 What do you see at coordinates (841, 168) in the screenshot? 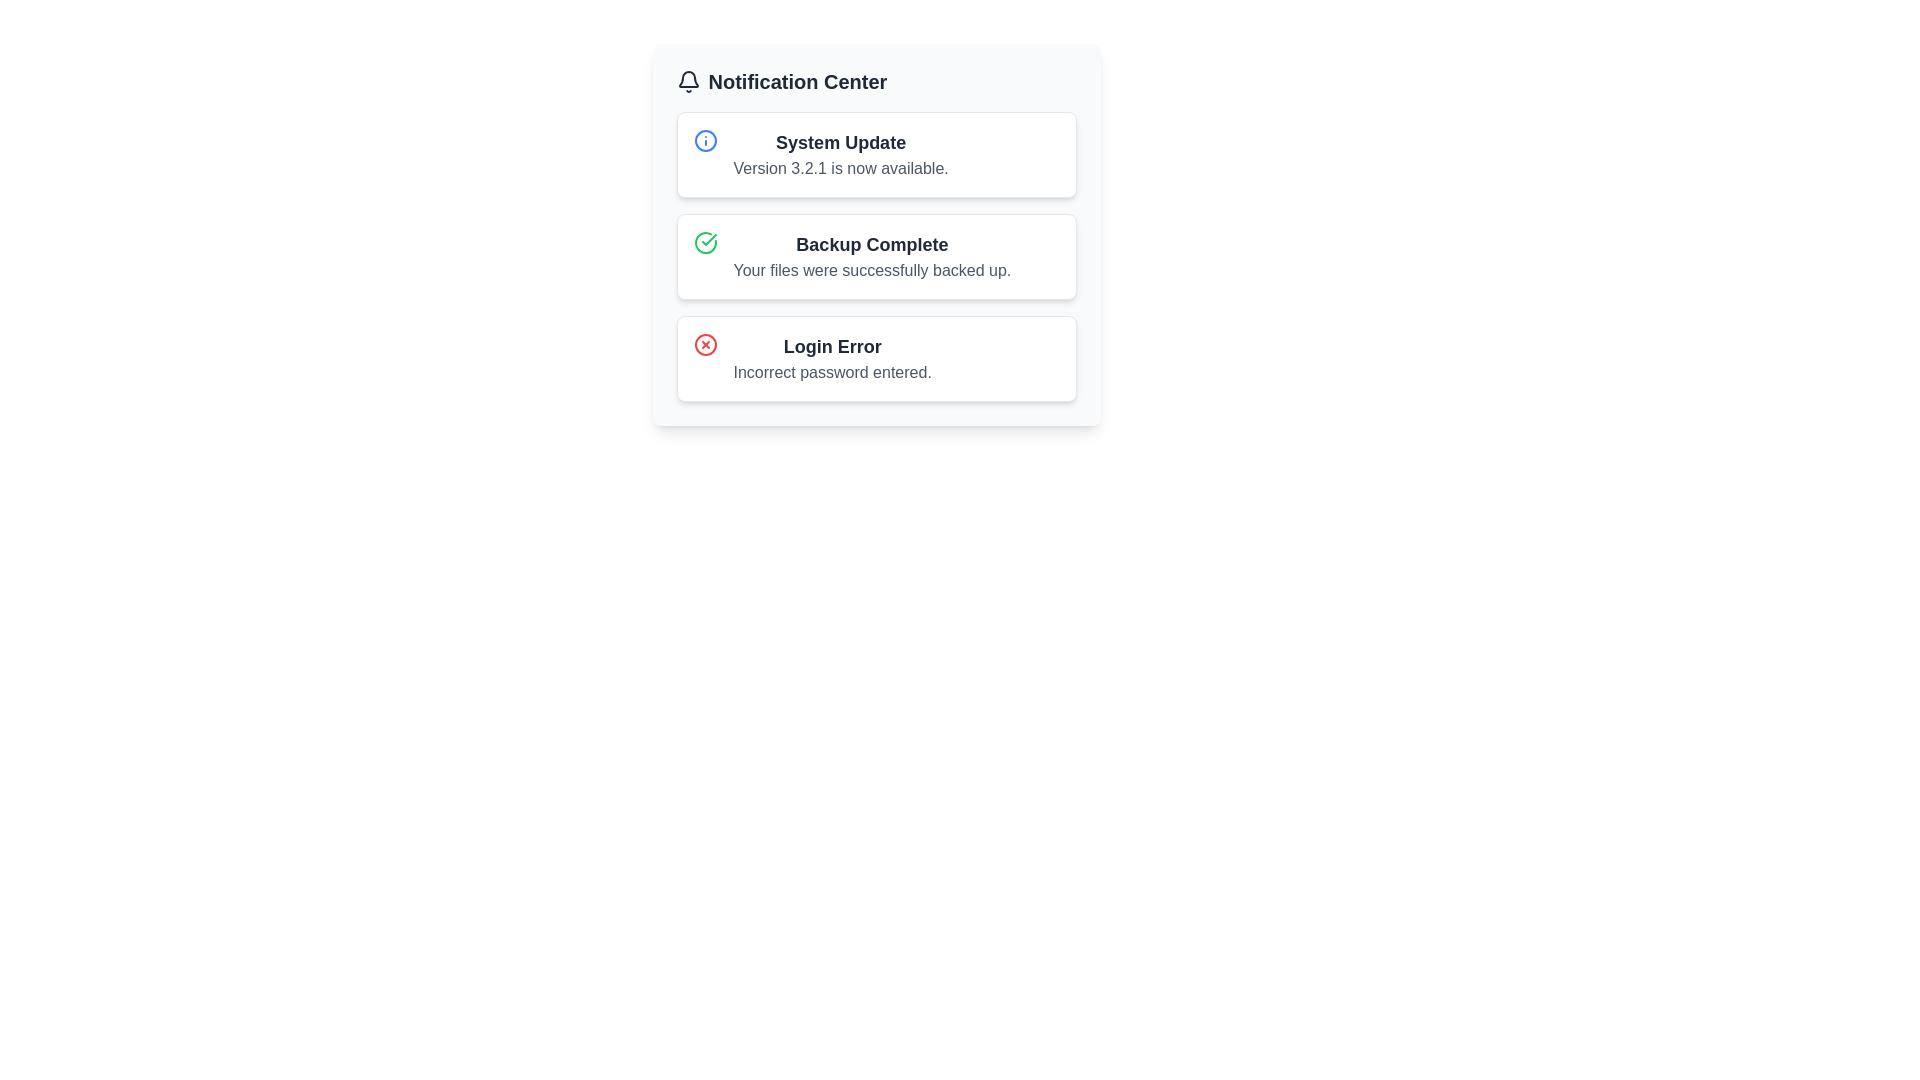
I see `the text element displaying 'Version 3.2.1 is now available.' located directly below the title 'System Update' in the notification panel` at bounding box center [841, 168].